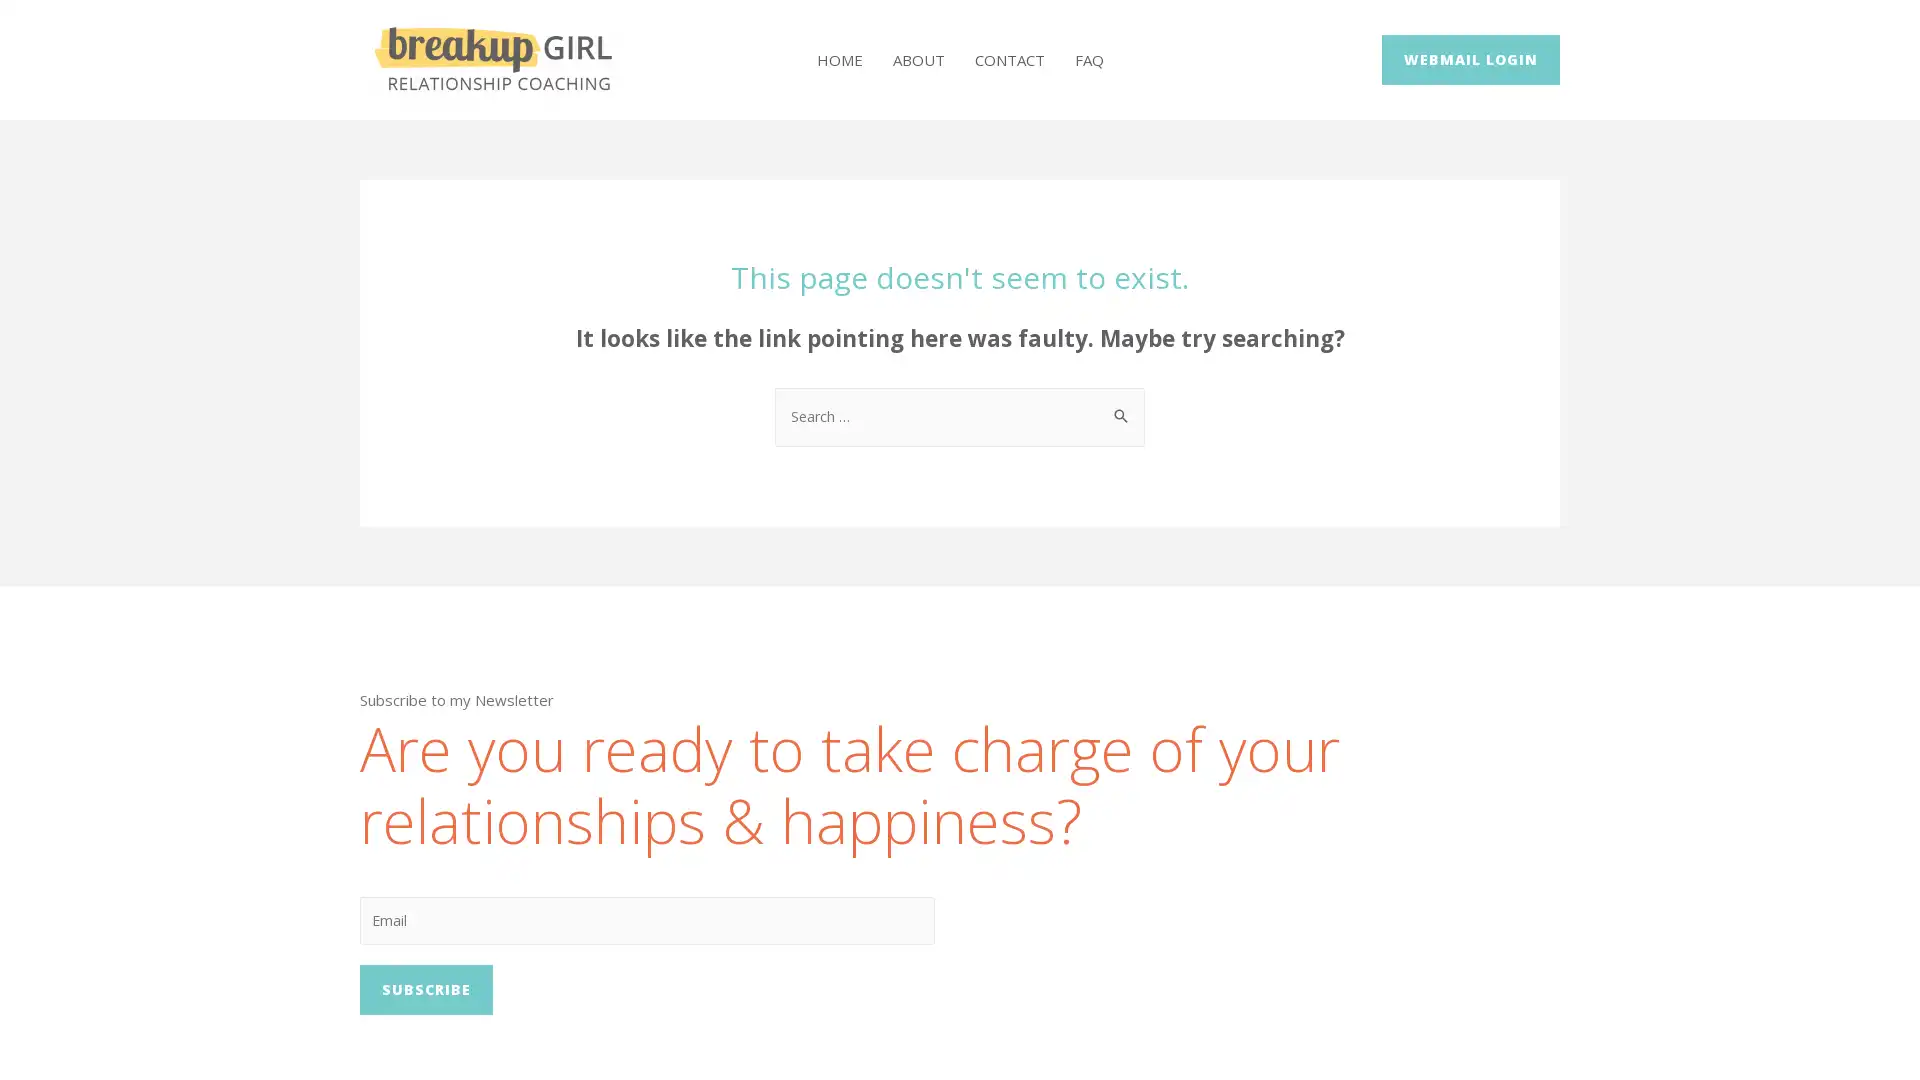 This screenshot has height=1080, width=1920. I want to click on Search, so click(1122, 406).